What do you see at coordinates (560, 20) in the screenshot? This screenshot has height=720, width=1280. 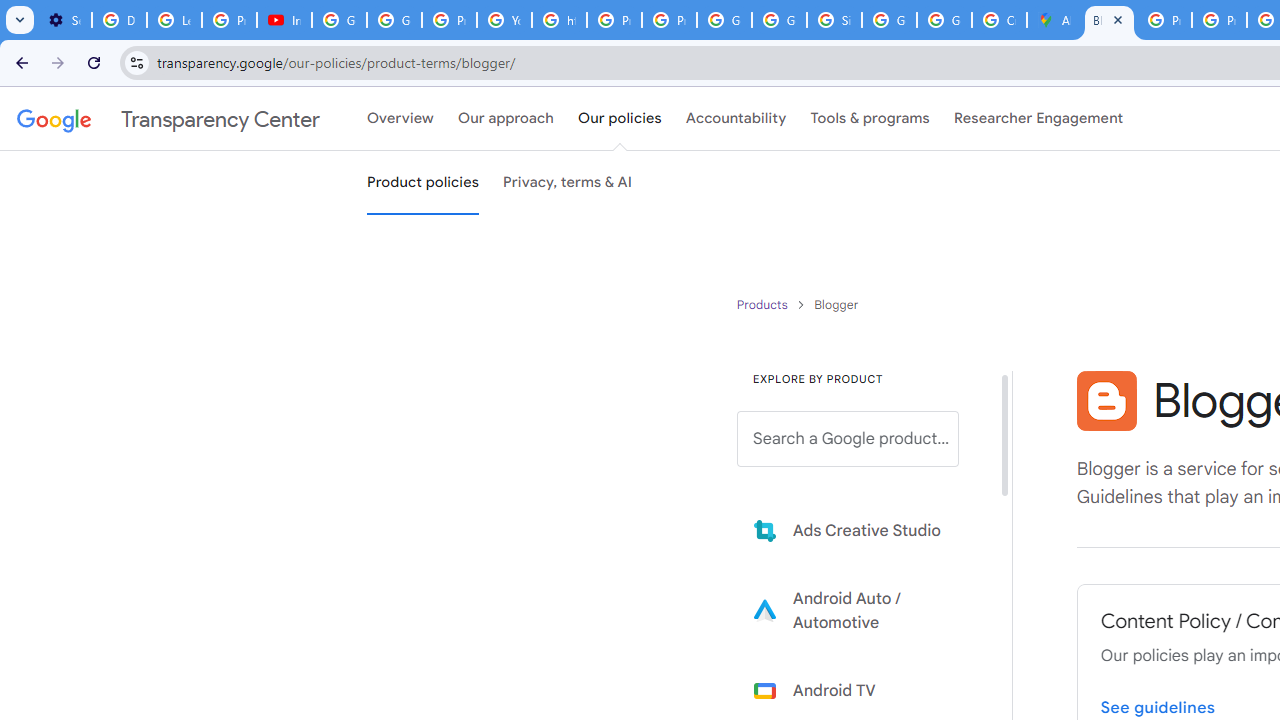 I see `'https://scholar.google.com/'` at bounding box center [560, 20].